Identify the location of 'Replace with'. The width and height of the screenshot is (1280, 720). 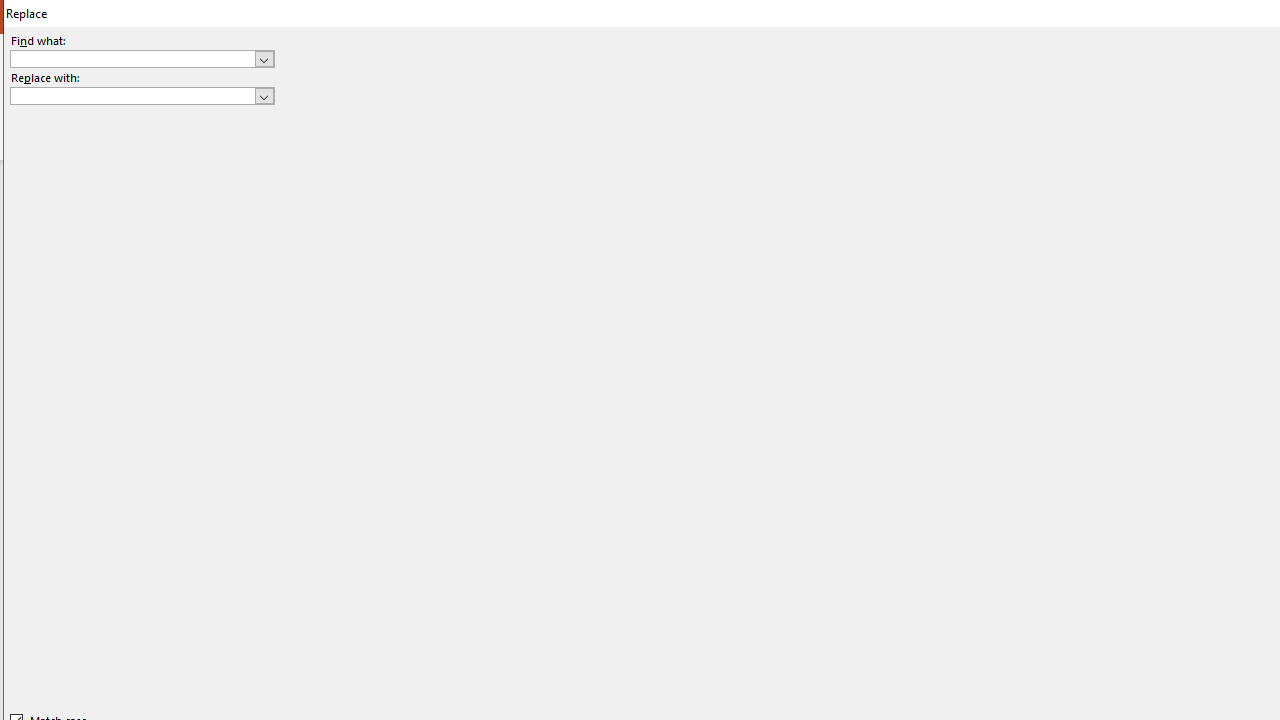
(132, 95).